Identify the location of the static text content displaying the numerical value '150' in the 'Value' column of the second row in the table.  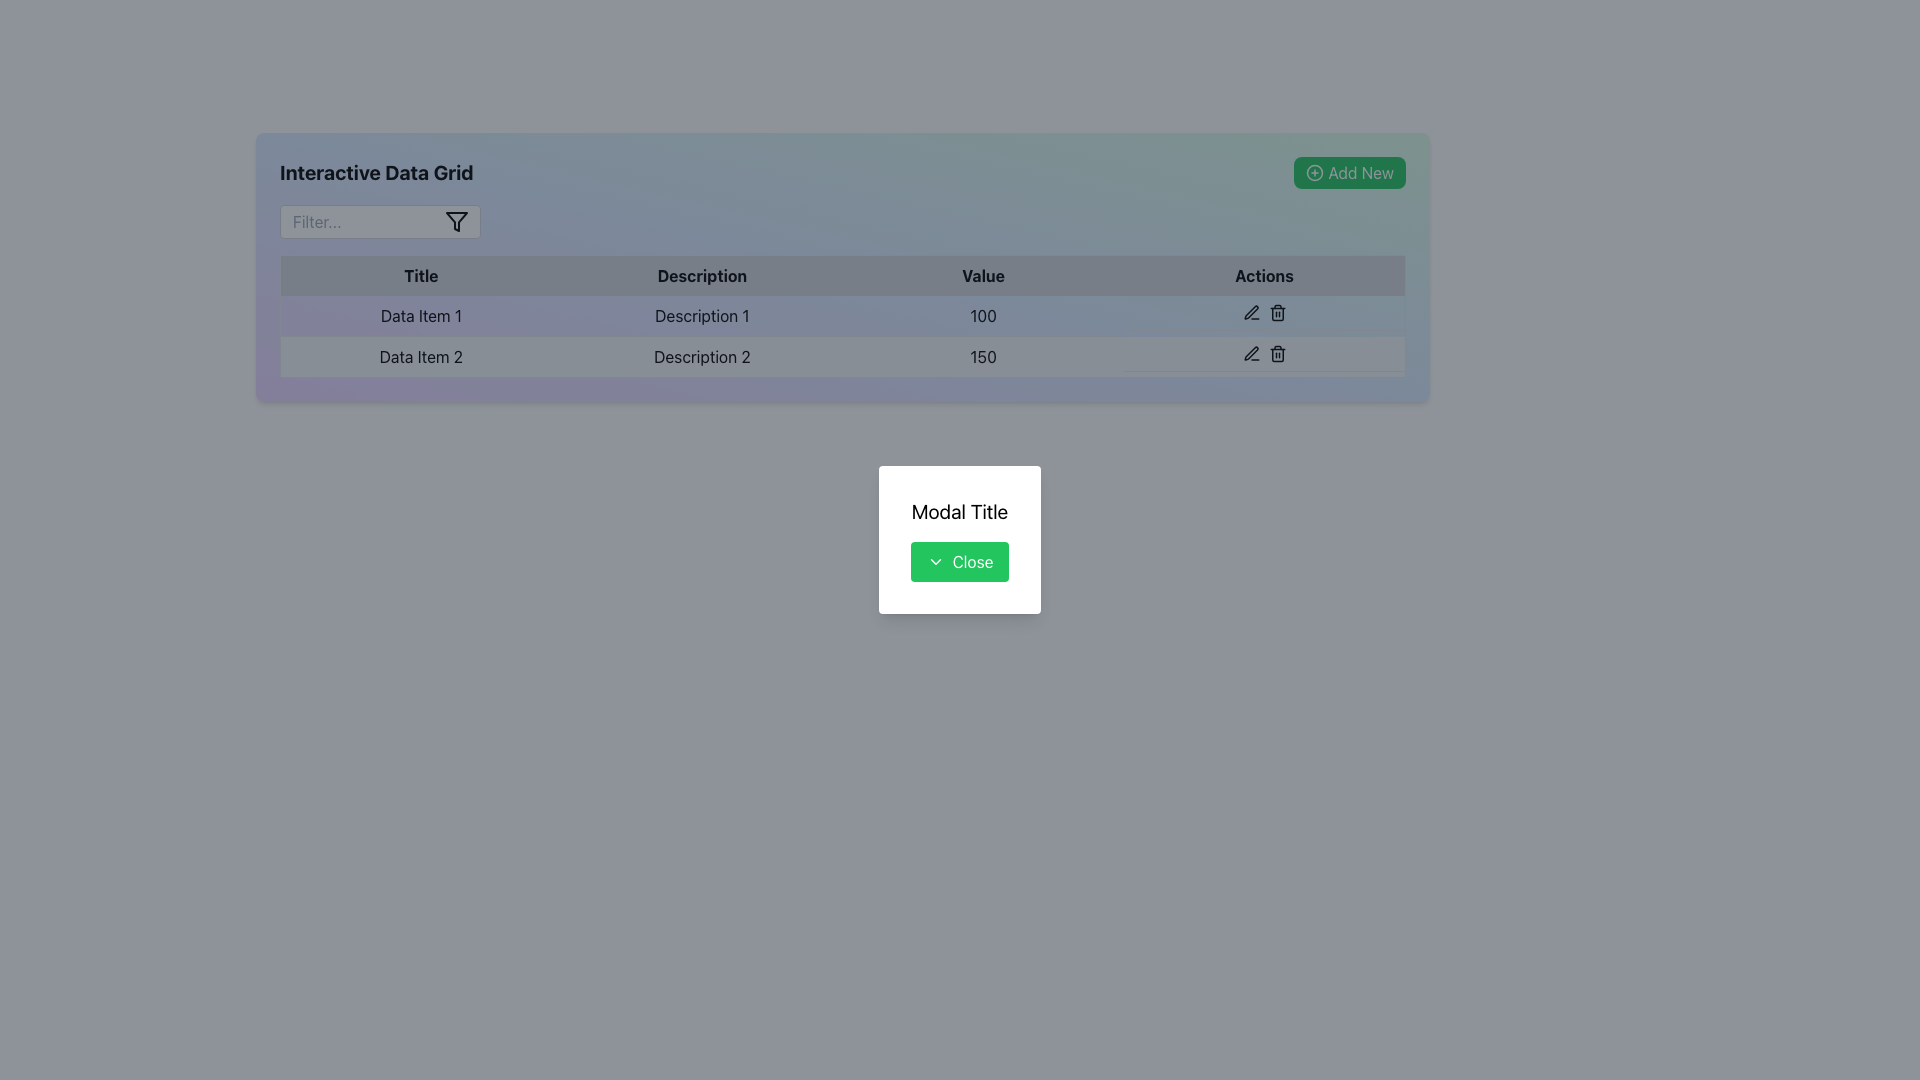
(983, 356).